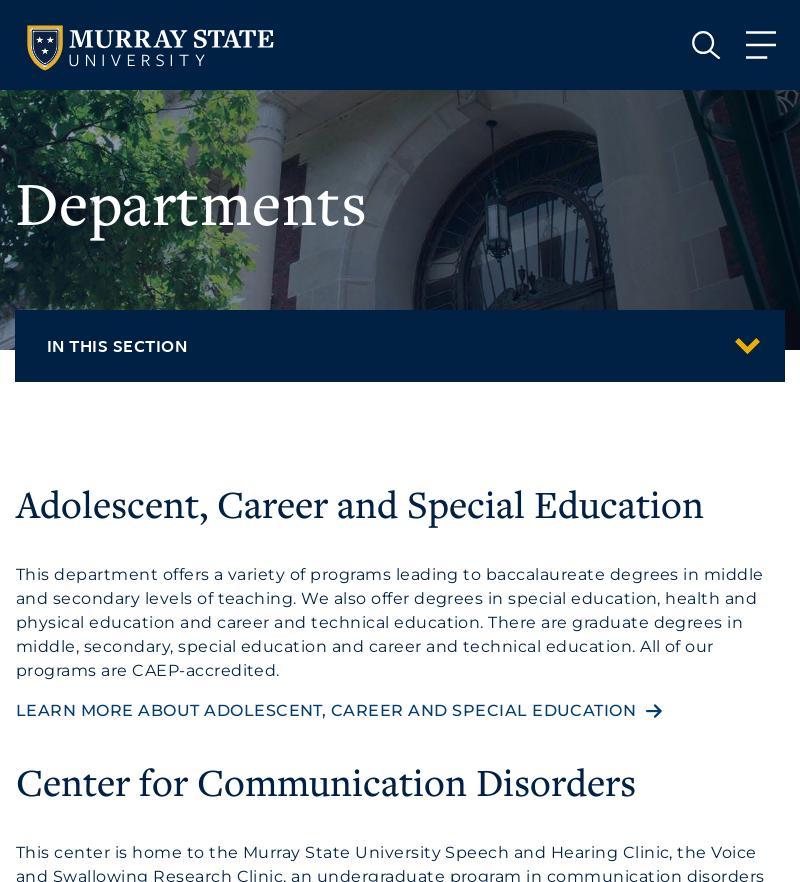 This screenshot has height=882, width=800. I want to click on 'Athletics', so click(135, 301).